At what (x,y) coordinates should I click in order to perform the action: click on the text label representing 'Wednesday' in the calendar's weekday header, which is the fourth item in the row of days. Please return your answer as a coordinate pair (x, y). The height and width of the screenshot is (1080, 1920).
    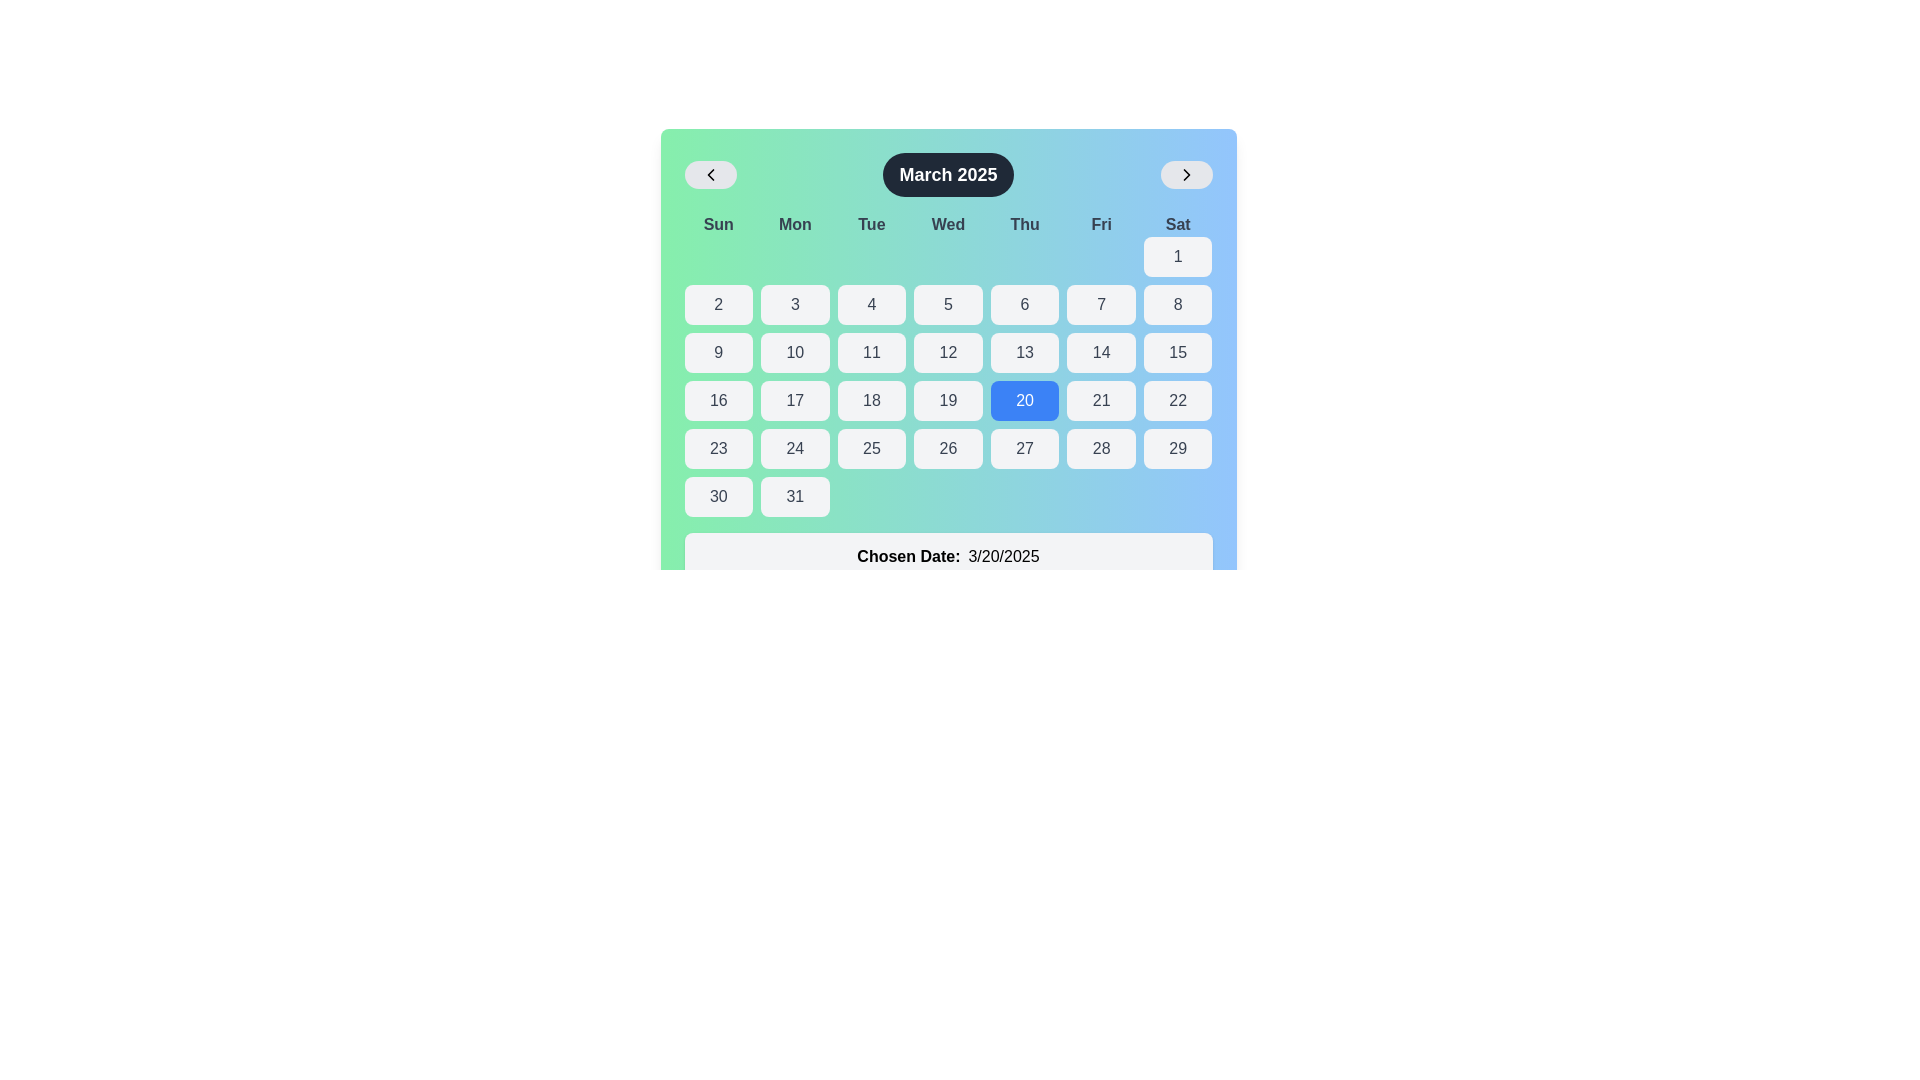
    Looking at the image, I should click on (947, 224).